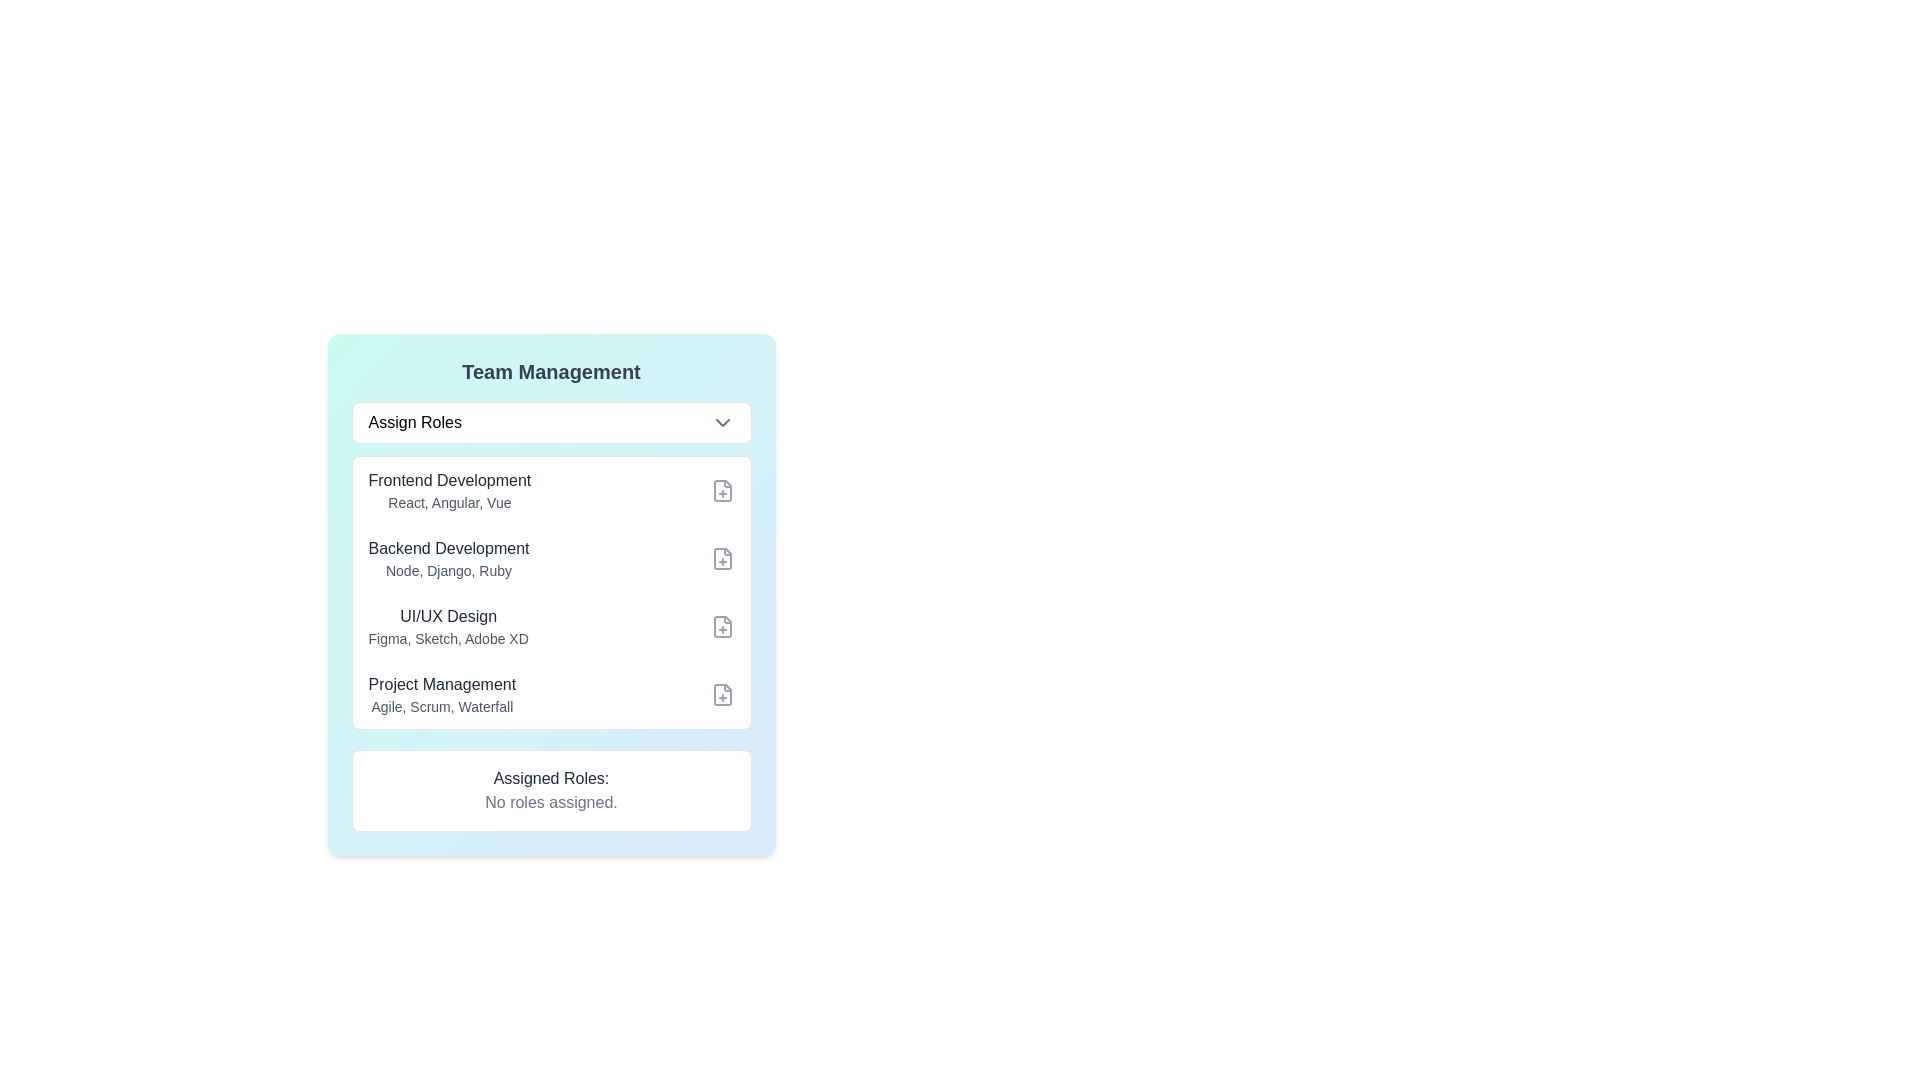 The height and width of the screenshot is (1080, 1920). What do you see at coordinates (447, 559) in the screenshot?
I see `the text-based list item labeled 'Backend Development'` at bounding box center [447, 559].